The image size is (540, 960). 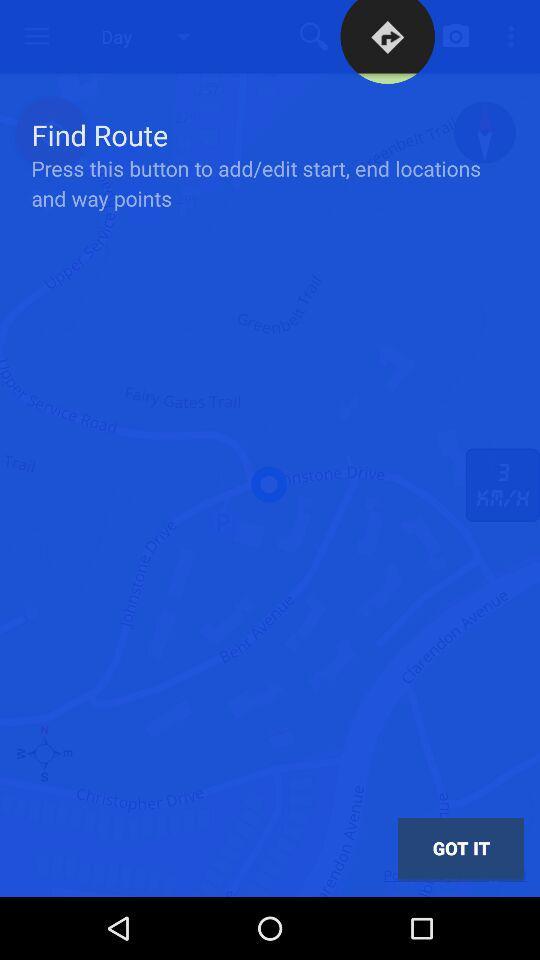 I want to click on the search bar at the top of the page, so click(x=314, y=35).